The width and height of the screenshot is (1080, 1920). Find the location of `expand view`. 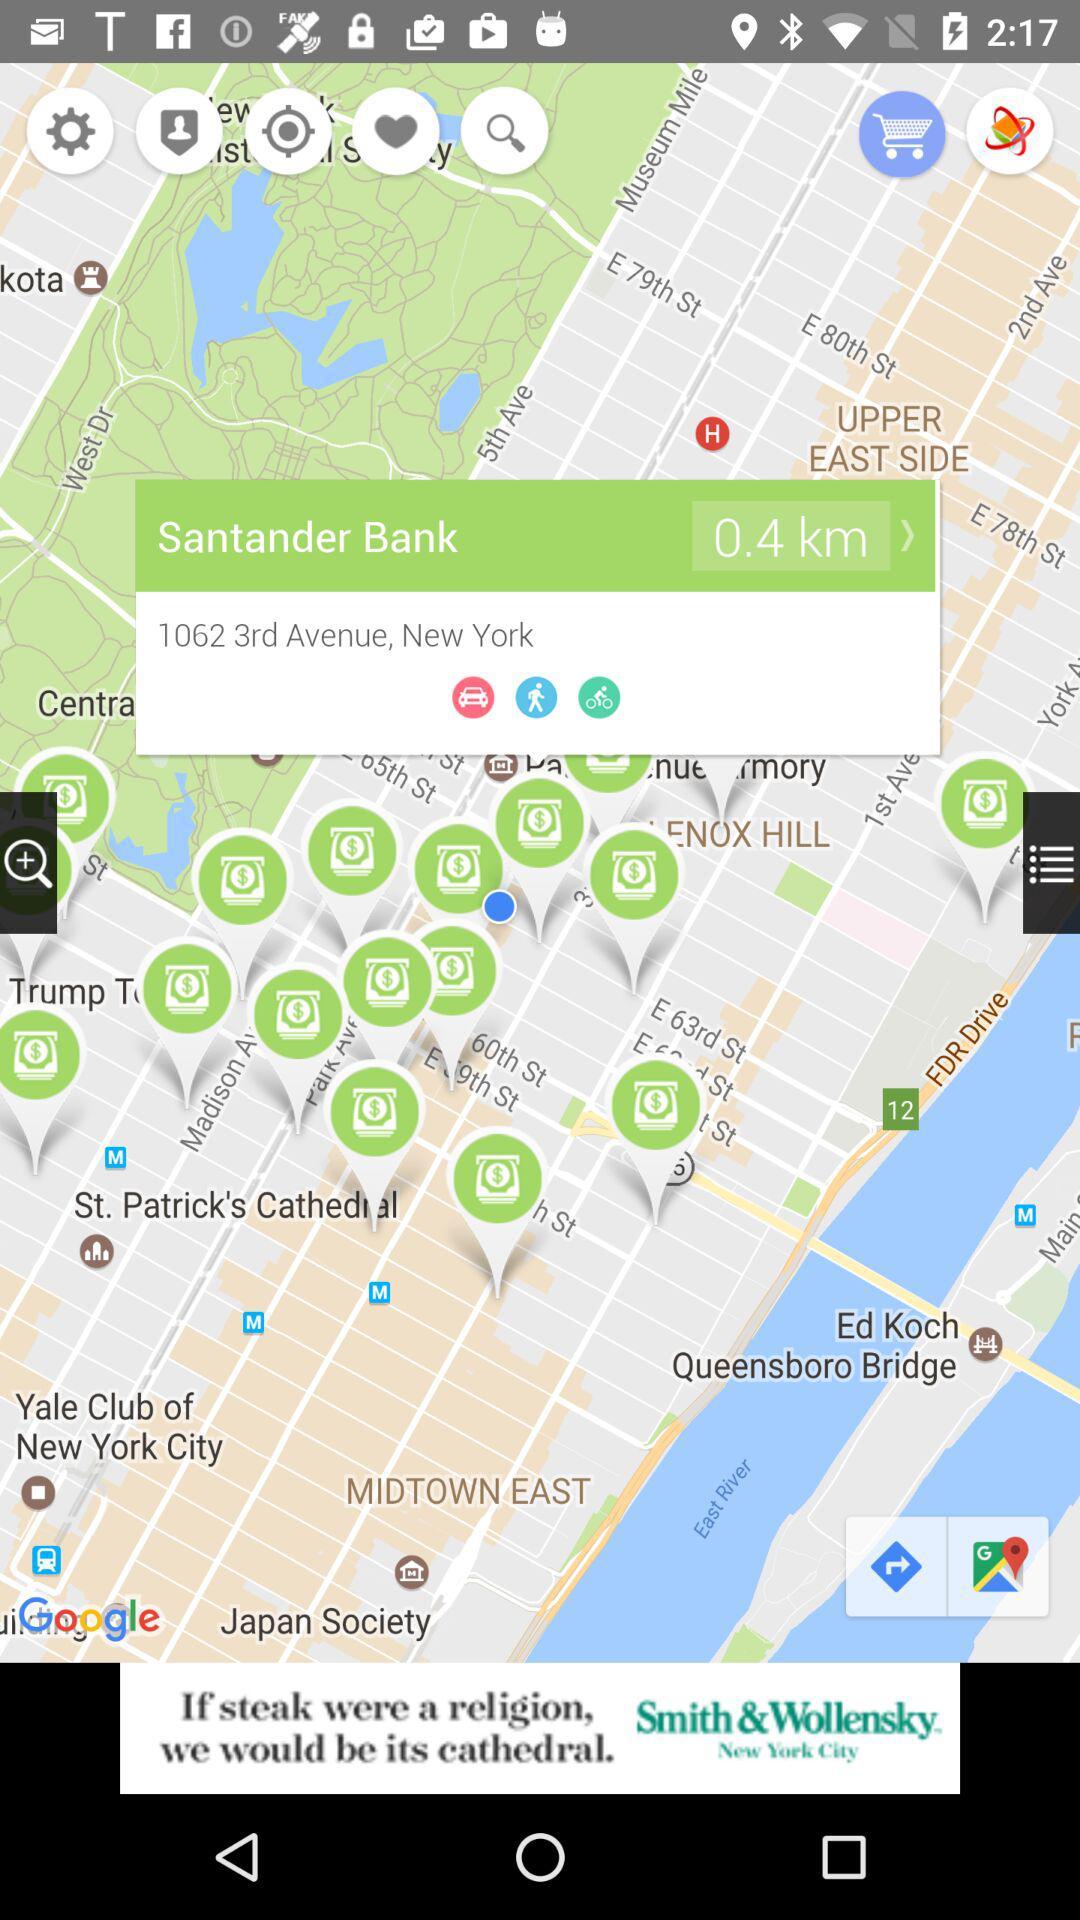

expand view is located at coordinates (1050, 862).